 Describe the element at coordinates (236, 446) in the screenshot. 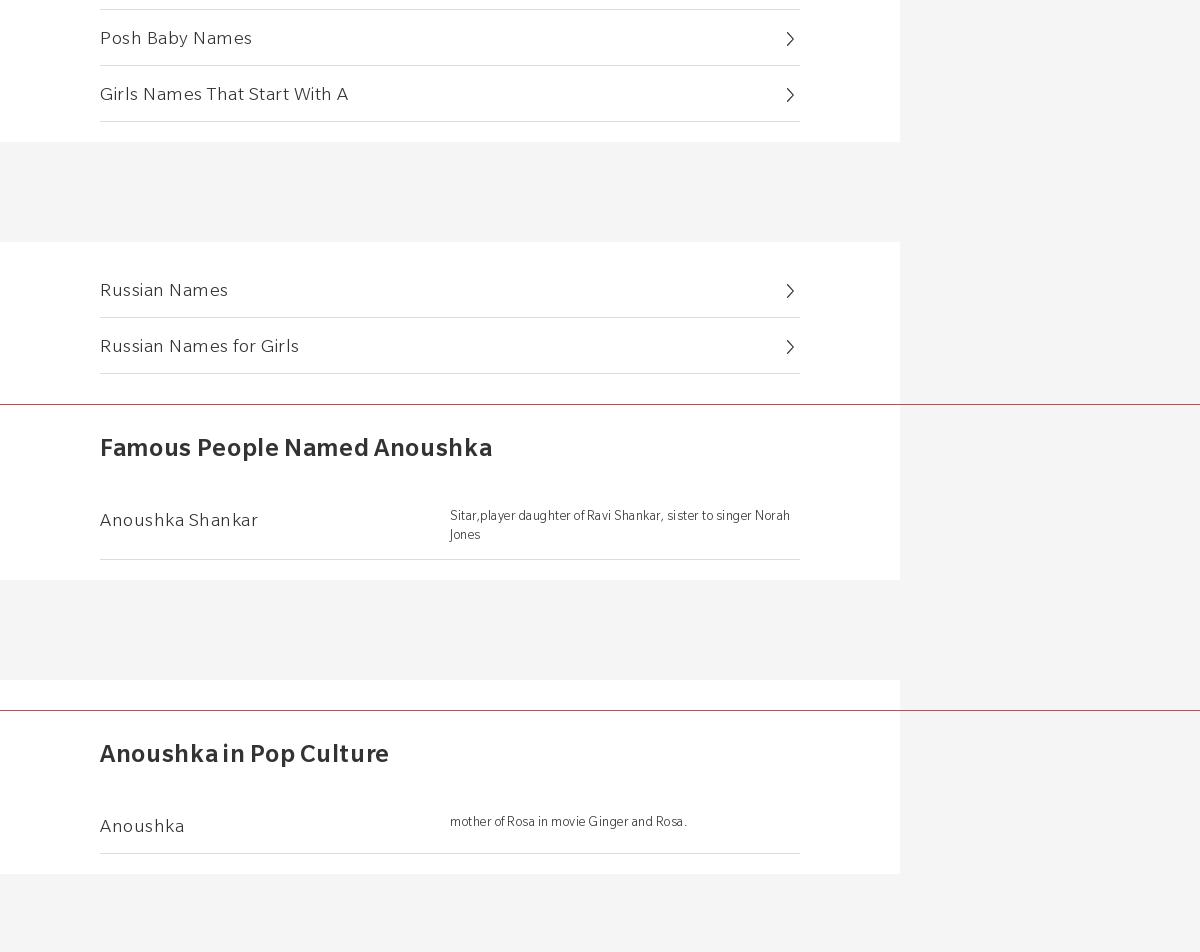

I see `'Famous People Named'` at that location.